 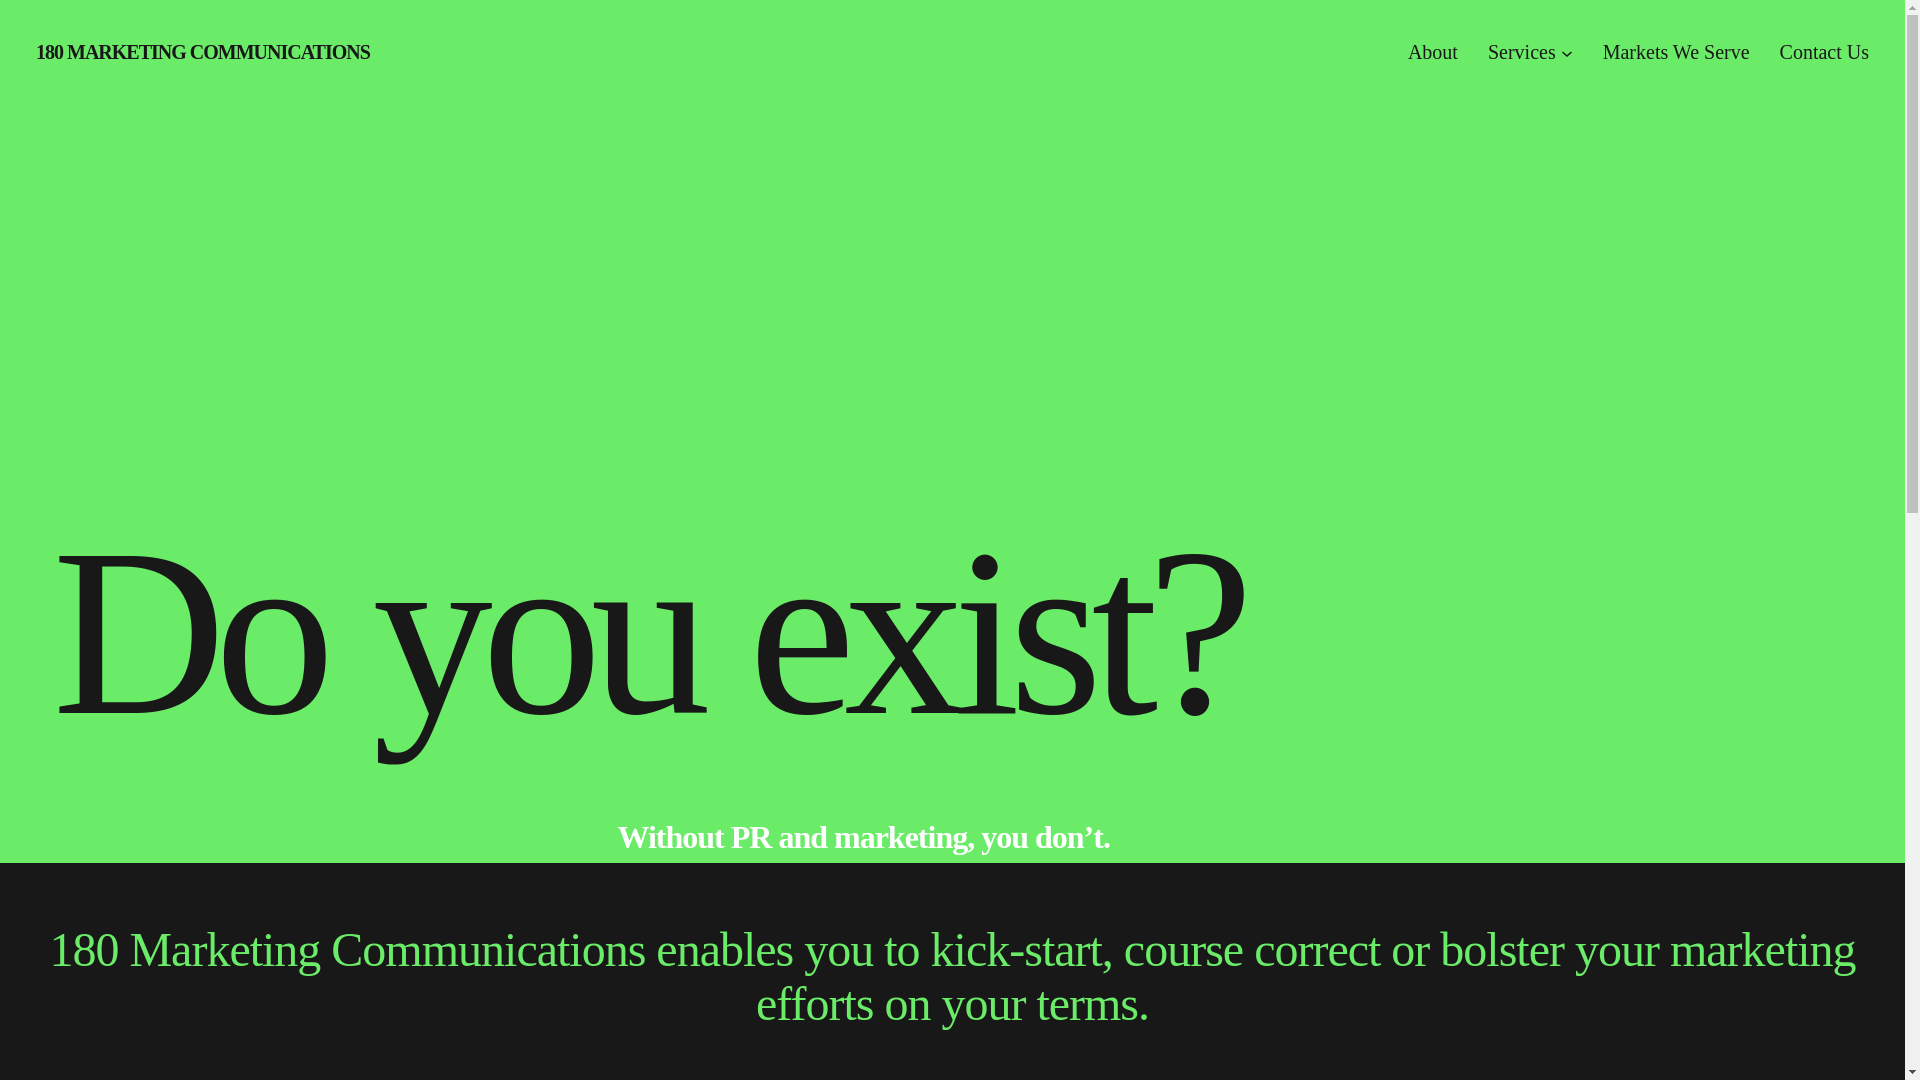 I want to click on 'Markets We Serve', so click(x=1676, y=50).